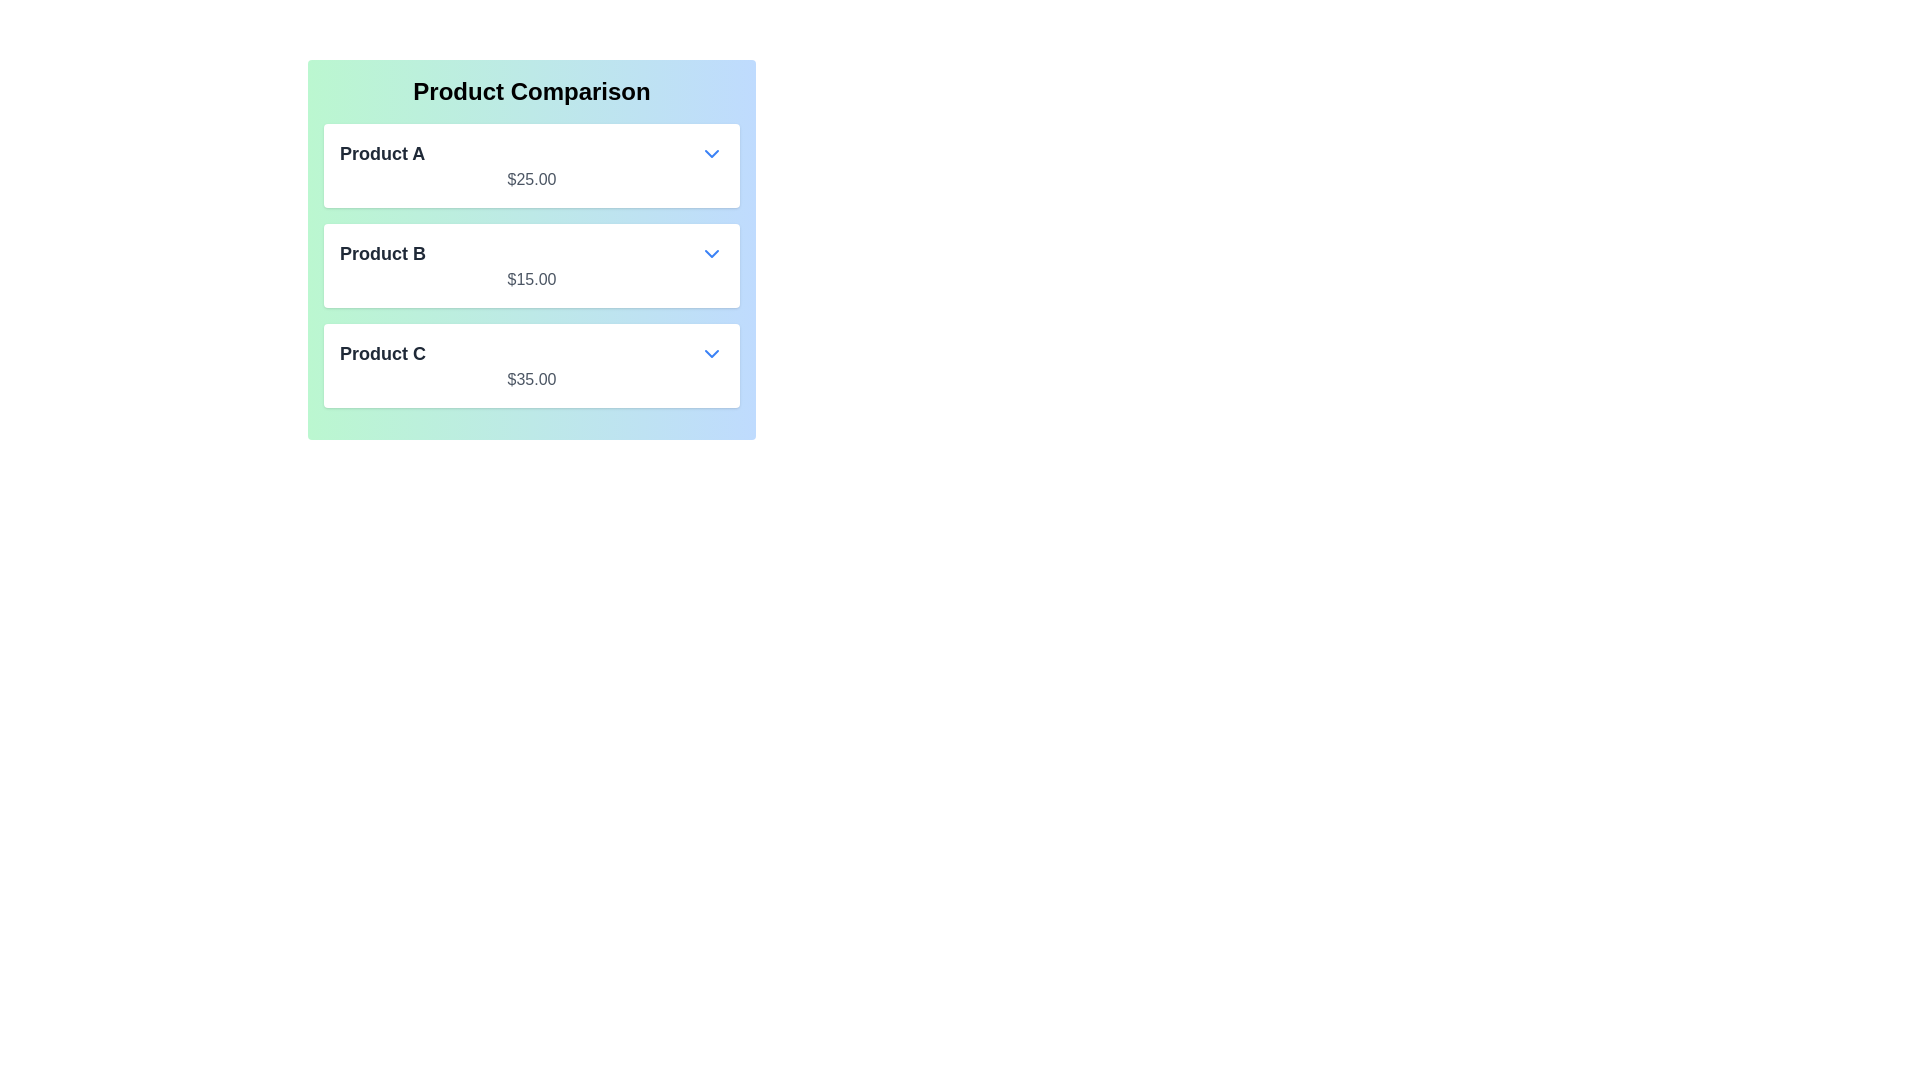 The image size is (1920, 1080). I want to click on the Dropdown toggle icon located to the right of the text label 'Product C', so click(711, 353).